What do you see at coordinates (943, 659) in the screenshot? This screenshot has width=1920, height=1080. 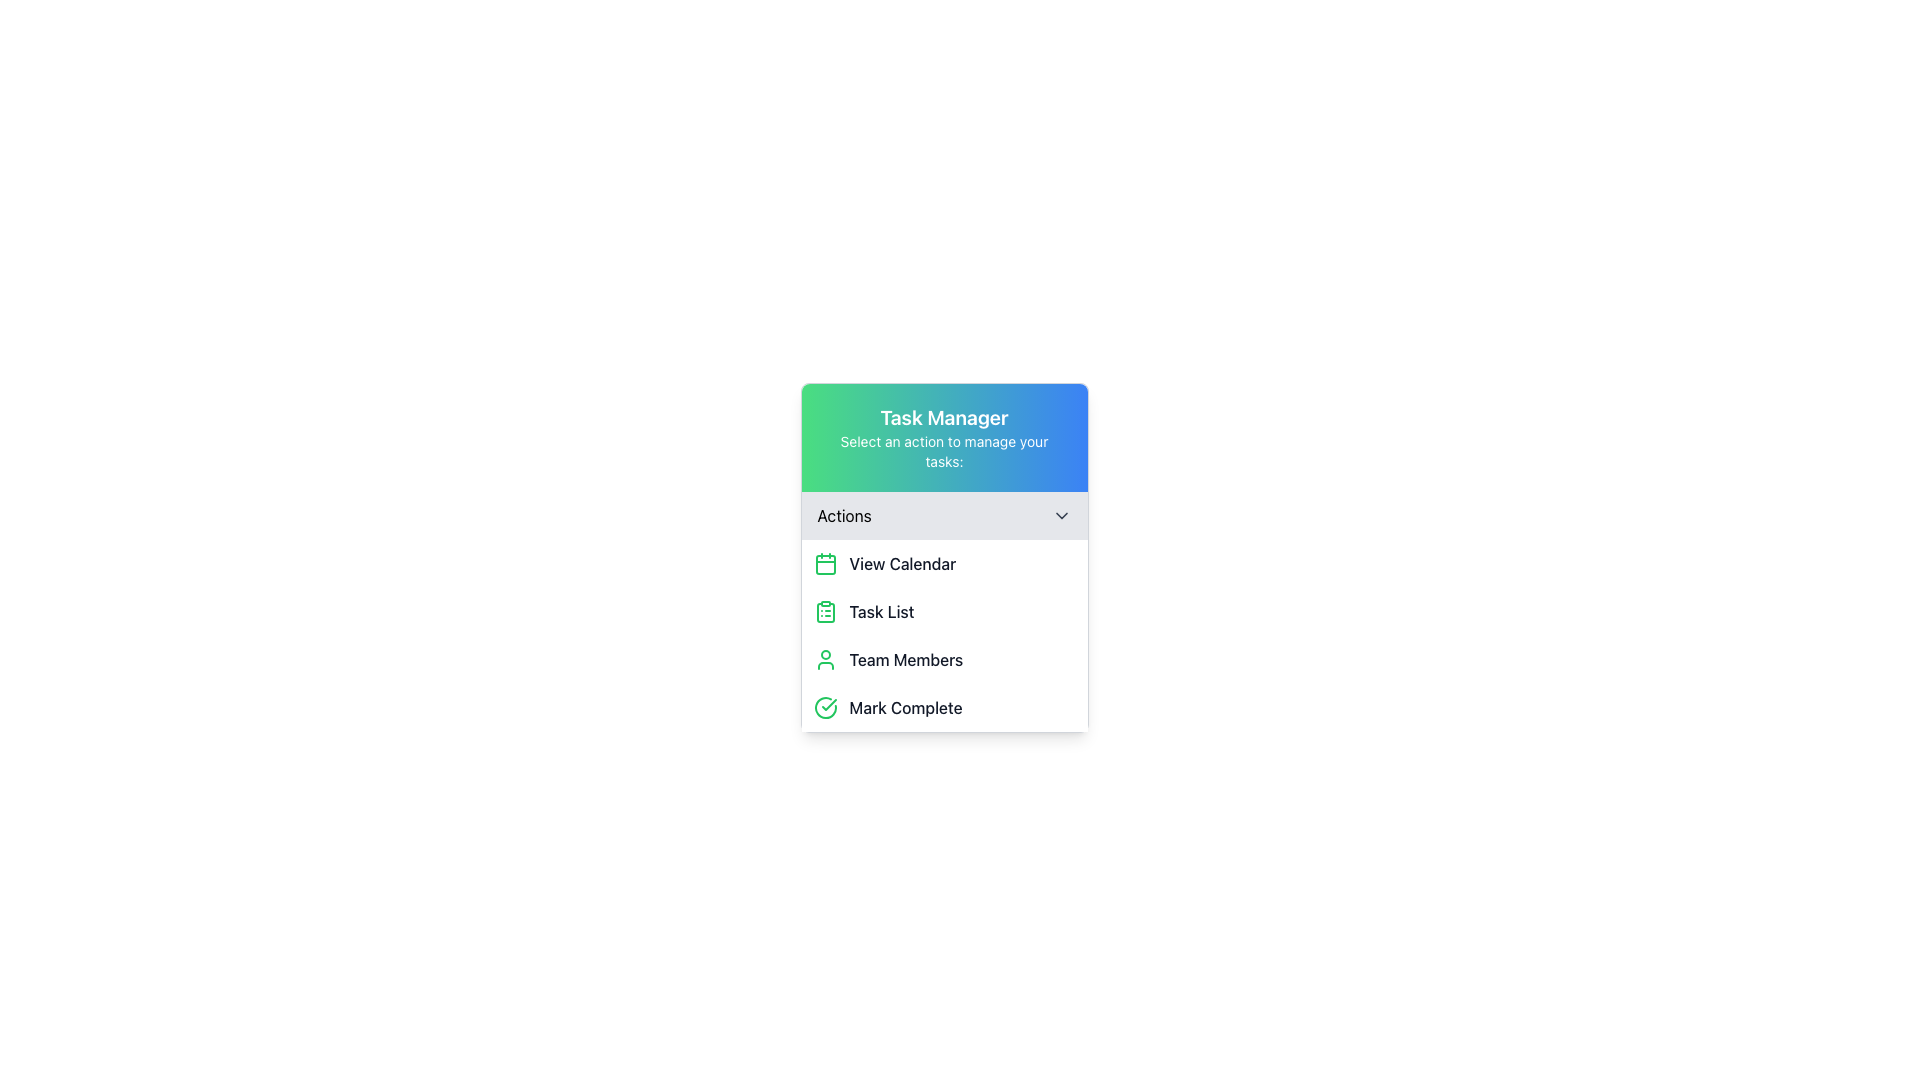 I see `the 'Team Members' button-like interactive list item located in the 'Task Manager' panel` at bounding box center [943, 659].